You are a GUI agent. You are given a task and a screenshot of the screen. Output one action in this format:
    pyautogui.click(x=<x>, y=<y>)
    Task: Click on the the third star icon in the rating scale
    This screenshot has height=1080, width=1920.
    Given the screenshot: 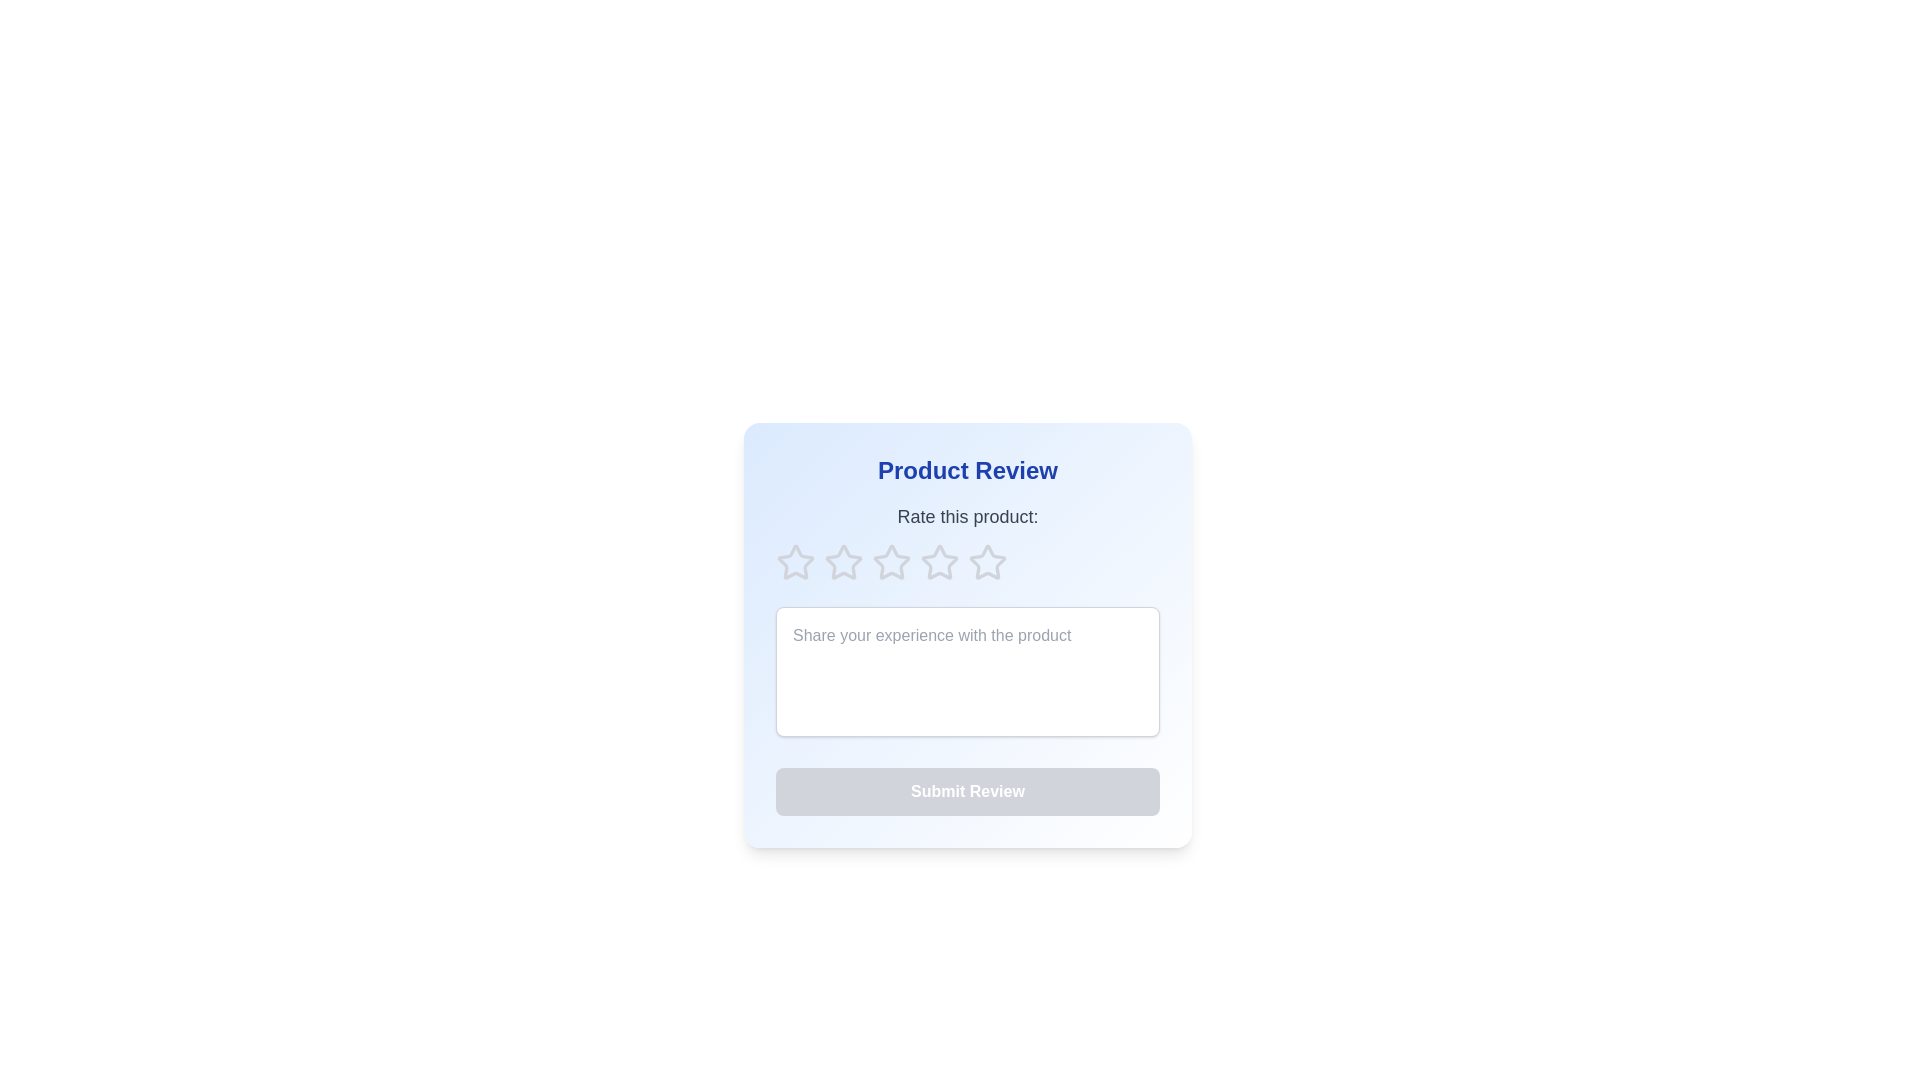 What is the action you would take?
    pyautogui.click(x=939, y=562)
    